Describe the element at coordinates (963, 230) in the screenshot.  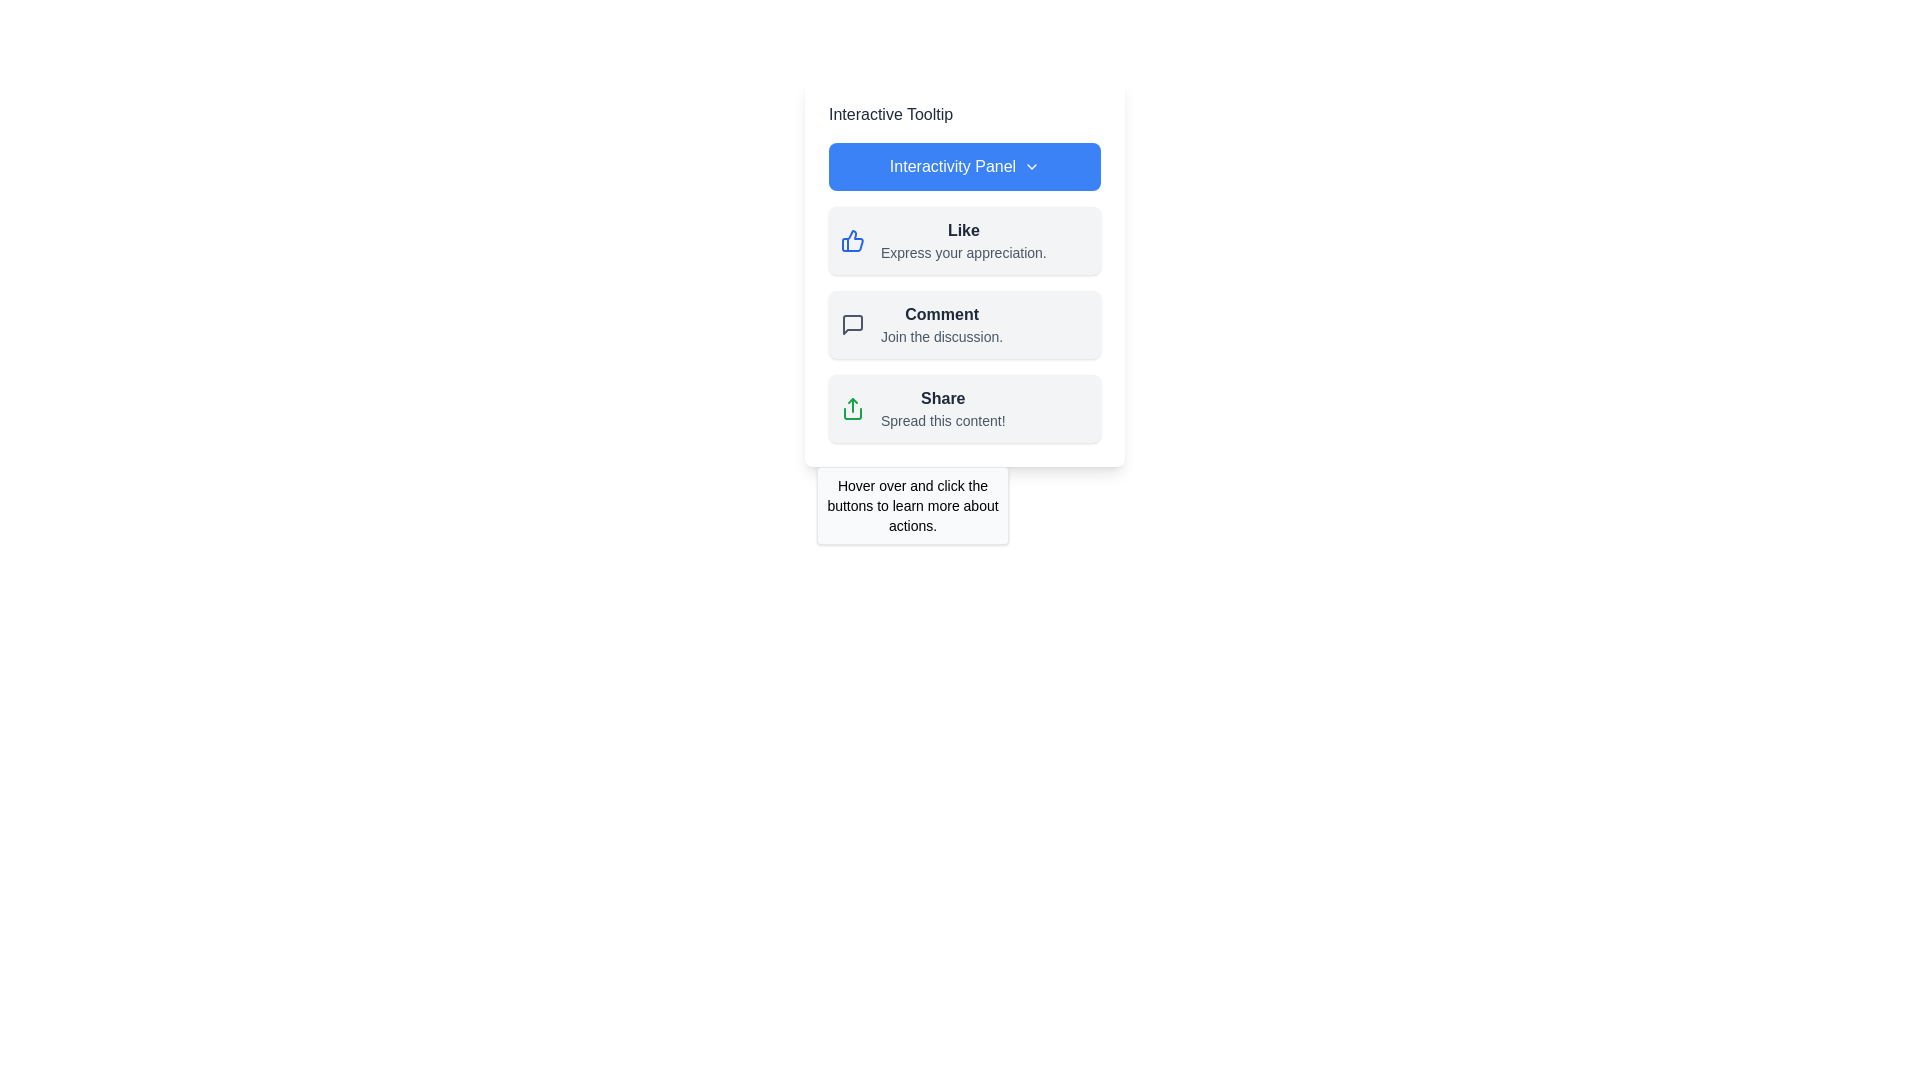
I see `the static text label stating 'Like', which is prominently displayed in bold dark gray font against a white background, located in the upper section of the interactive card` at that location.